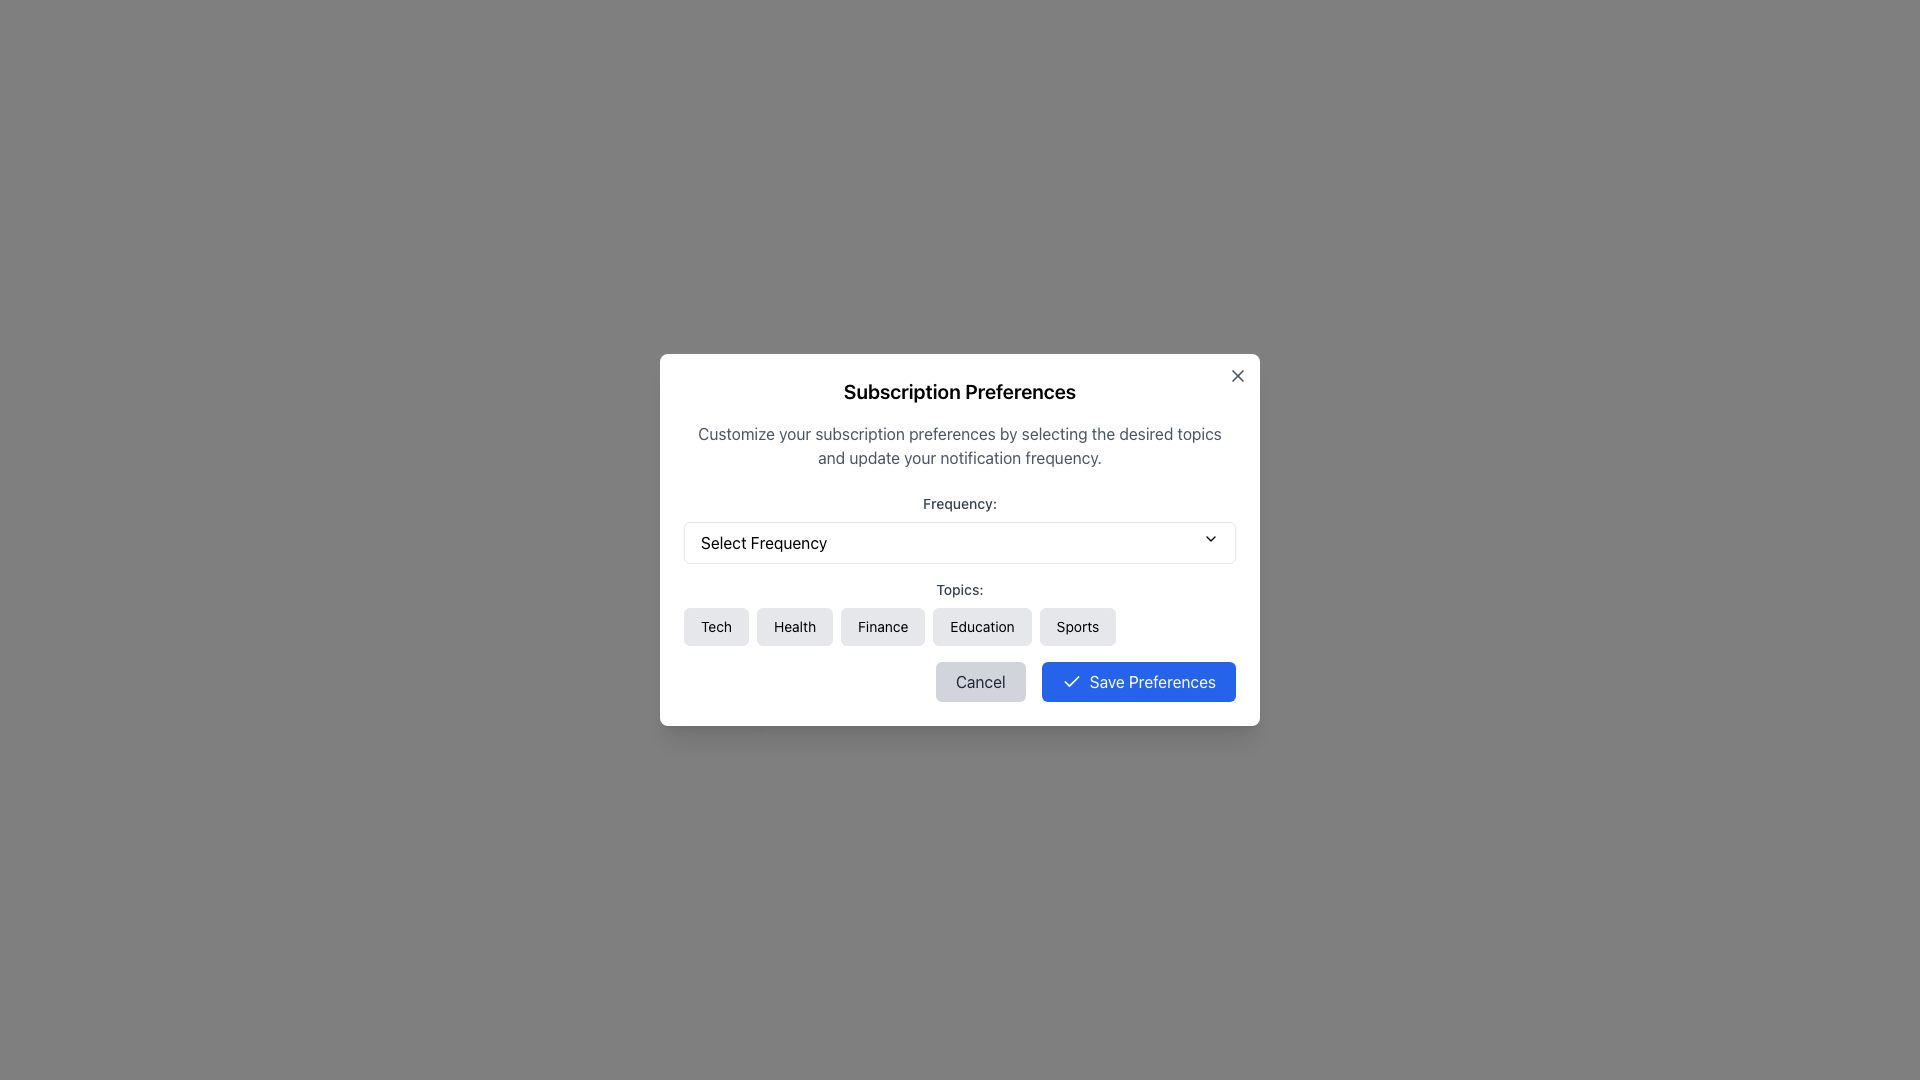 The image size is (1920, 1080). I want to click on static text paragraph located below the title 'Subscription Preferences' in the modal dialog box to understand the instructions for customizing subscription preferences, so click(960, 445).